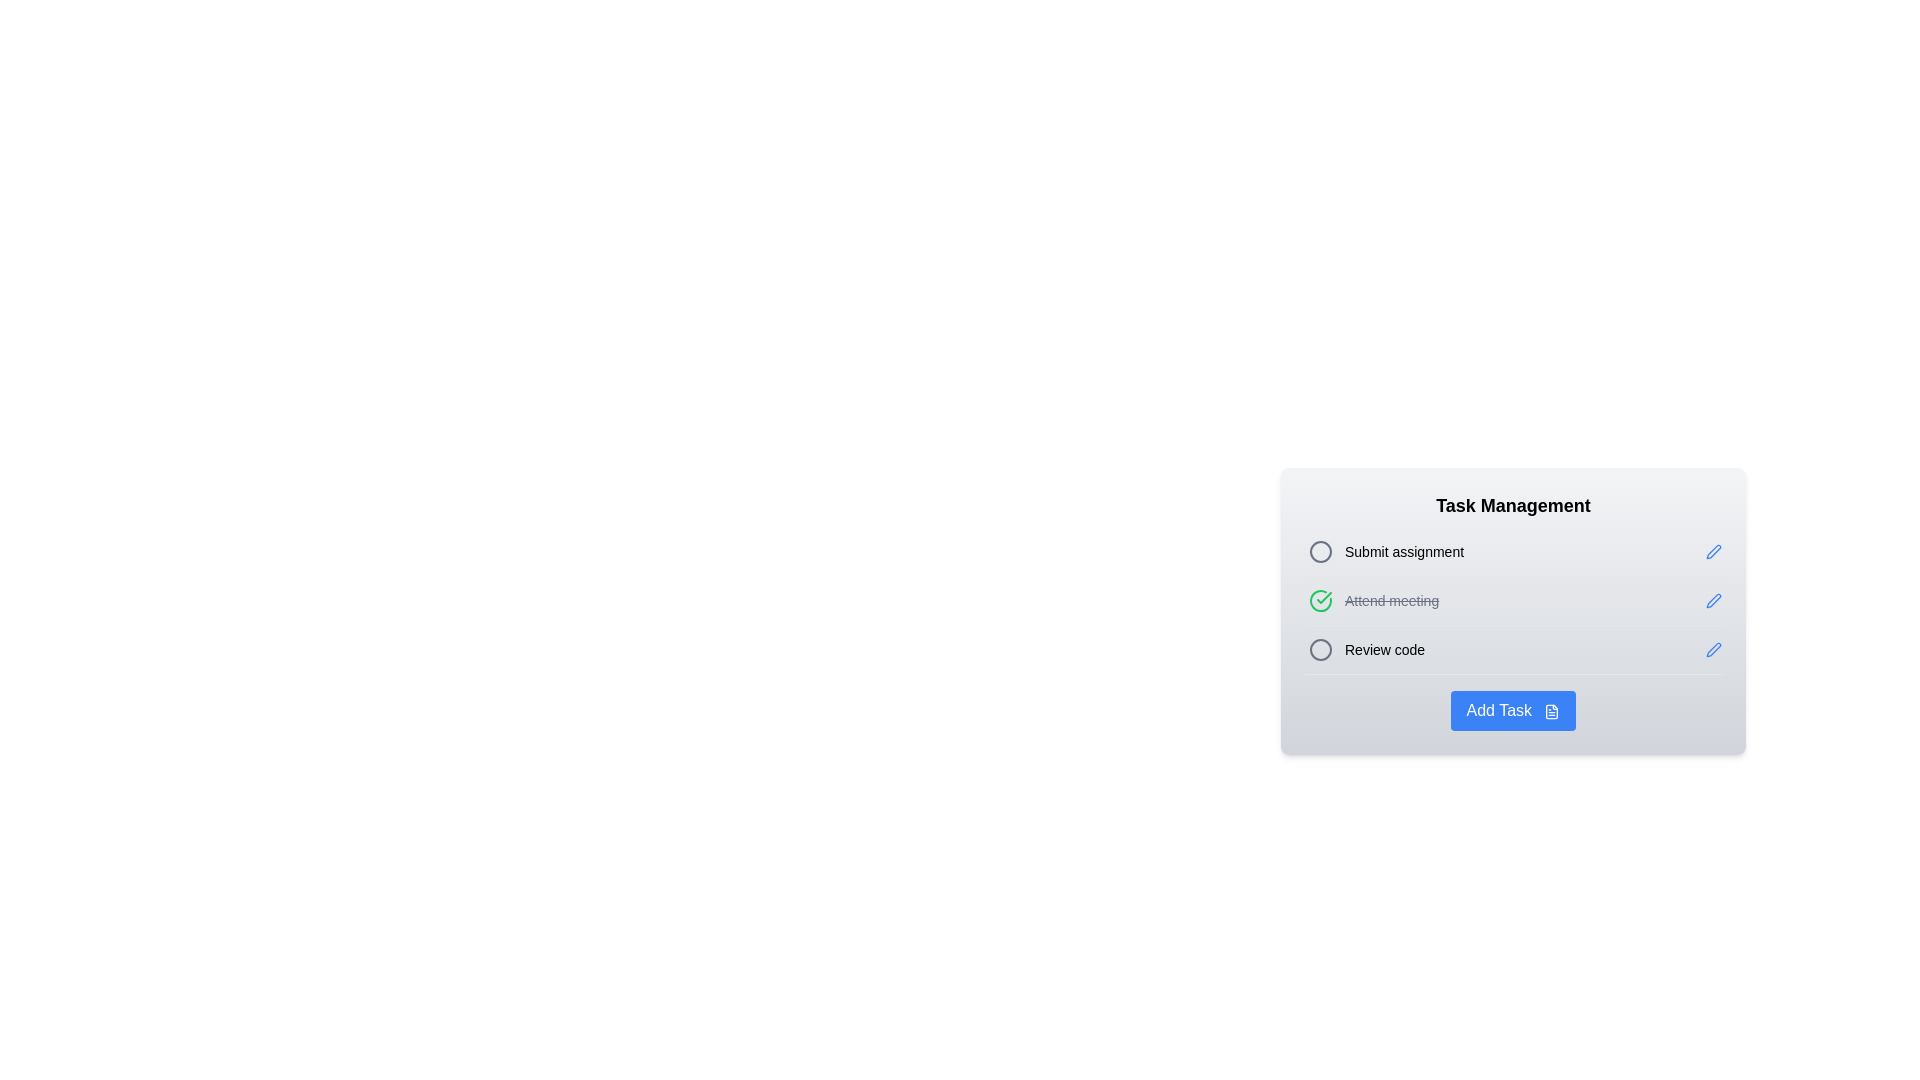 This screenshot has width=1920, height=1080. I want to click on the 'Add Task' button located at the bottom of the 'Task Management' panel, so click(1513, 709).